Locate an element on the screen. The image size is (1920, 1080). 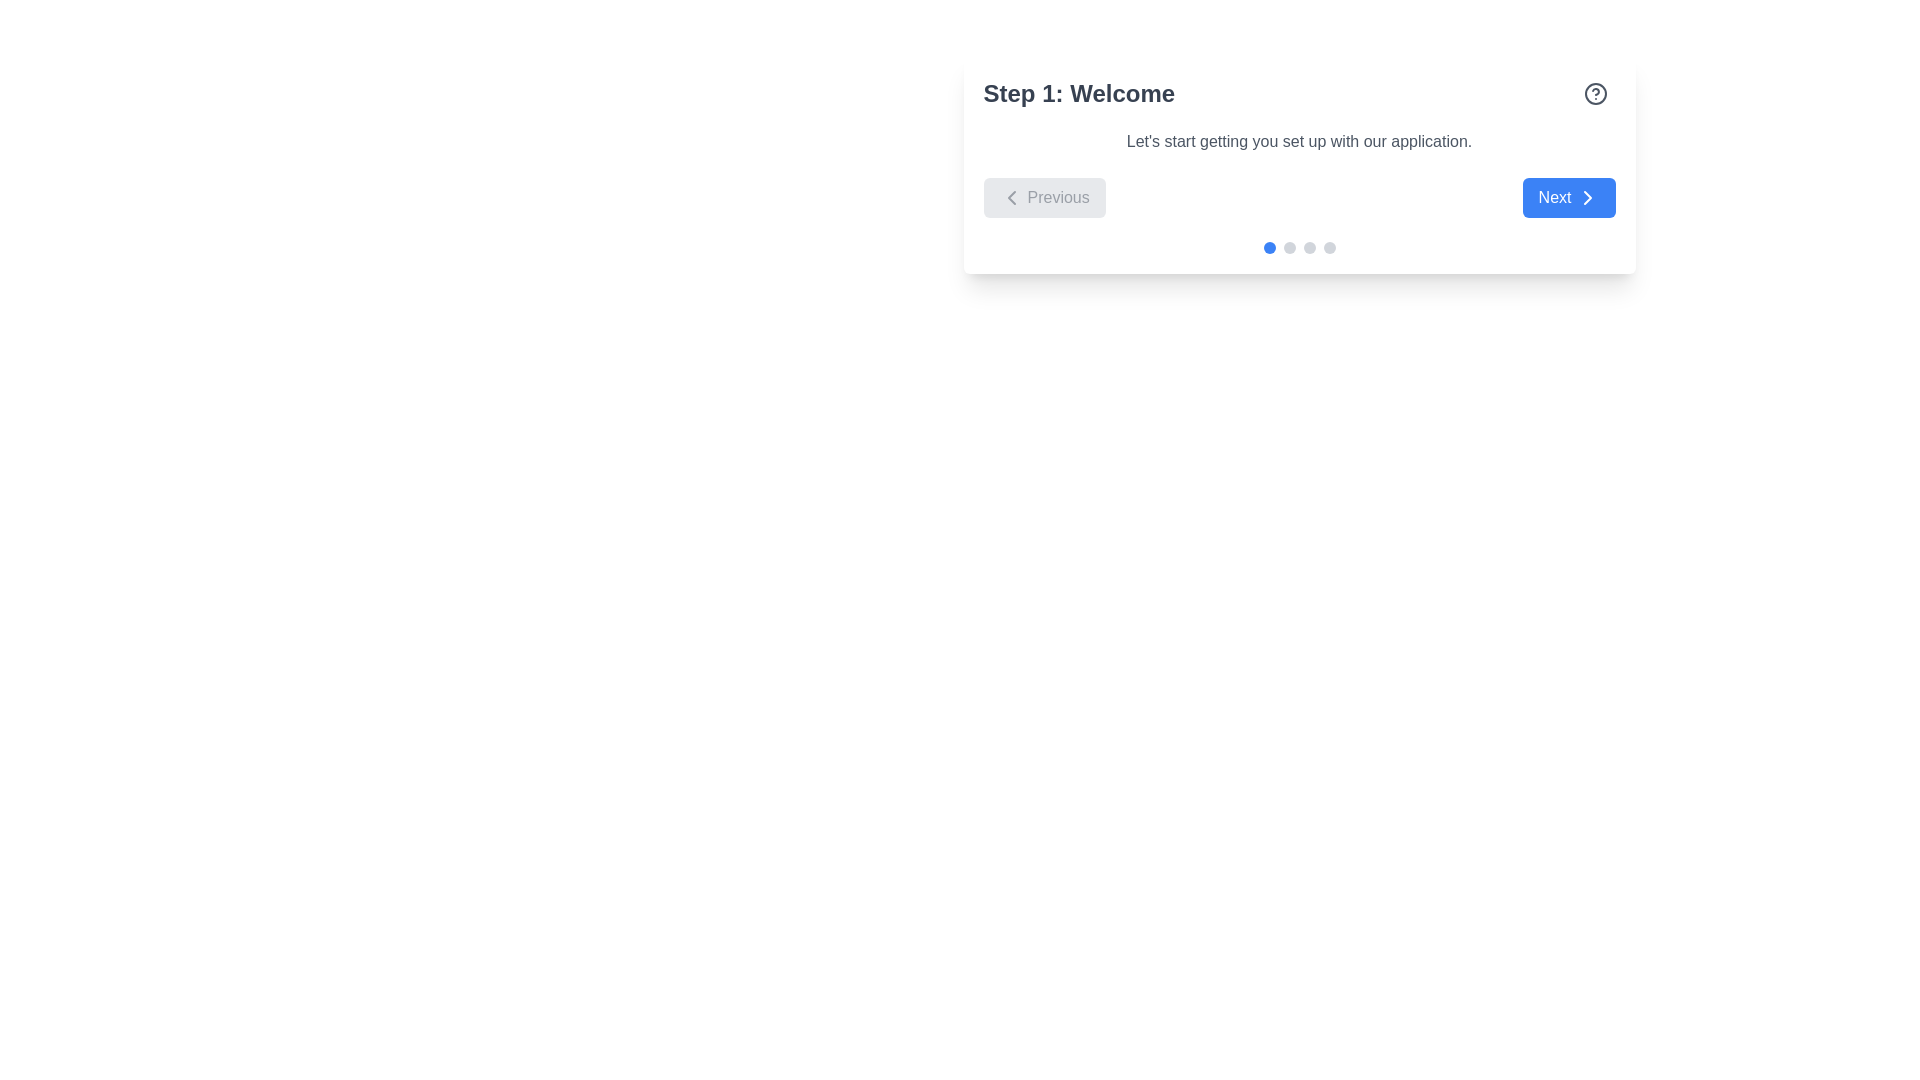
the second pagination dot, which is a small gray circular indicator indicating it is inactive, positioned below 'Step 1: Welcome' is located at coordinates (1289, 246).